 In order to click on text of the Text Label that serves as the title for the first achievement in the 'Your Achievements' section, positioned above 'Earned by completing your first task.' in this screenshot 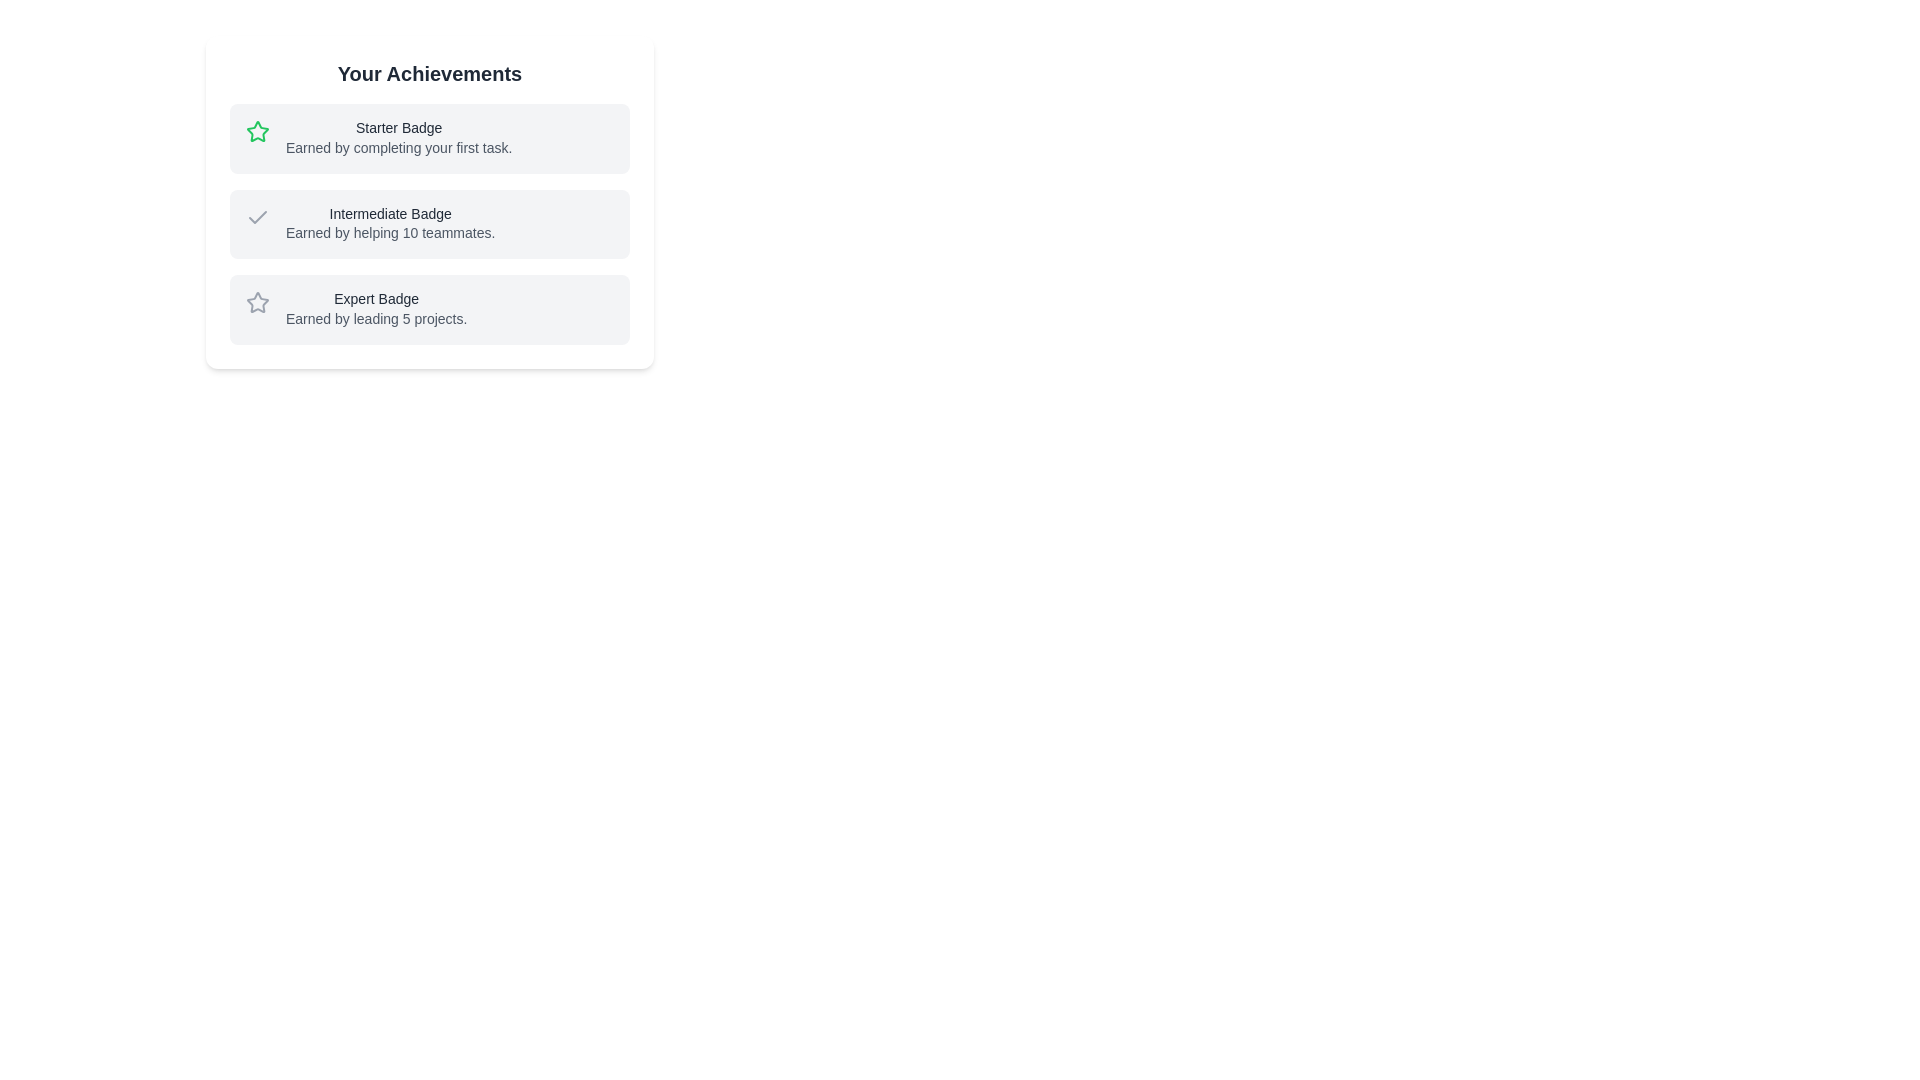, I will do `click(399, 128)`.